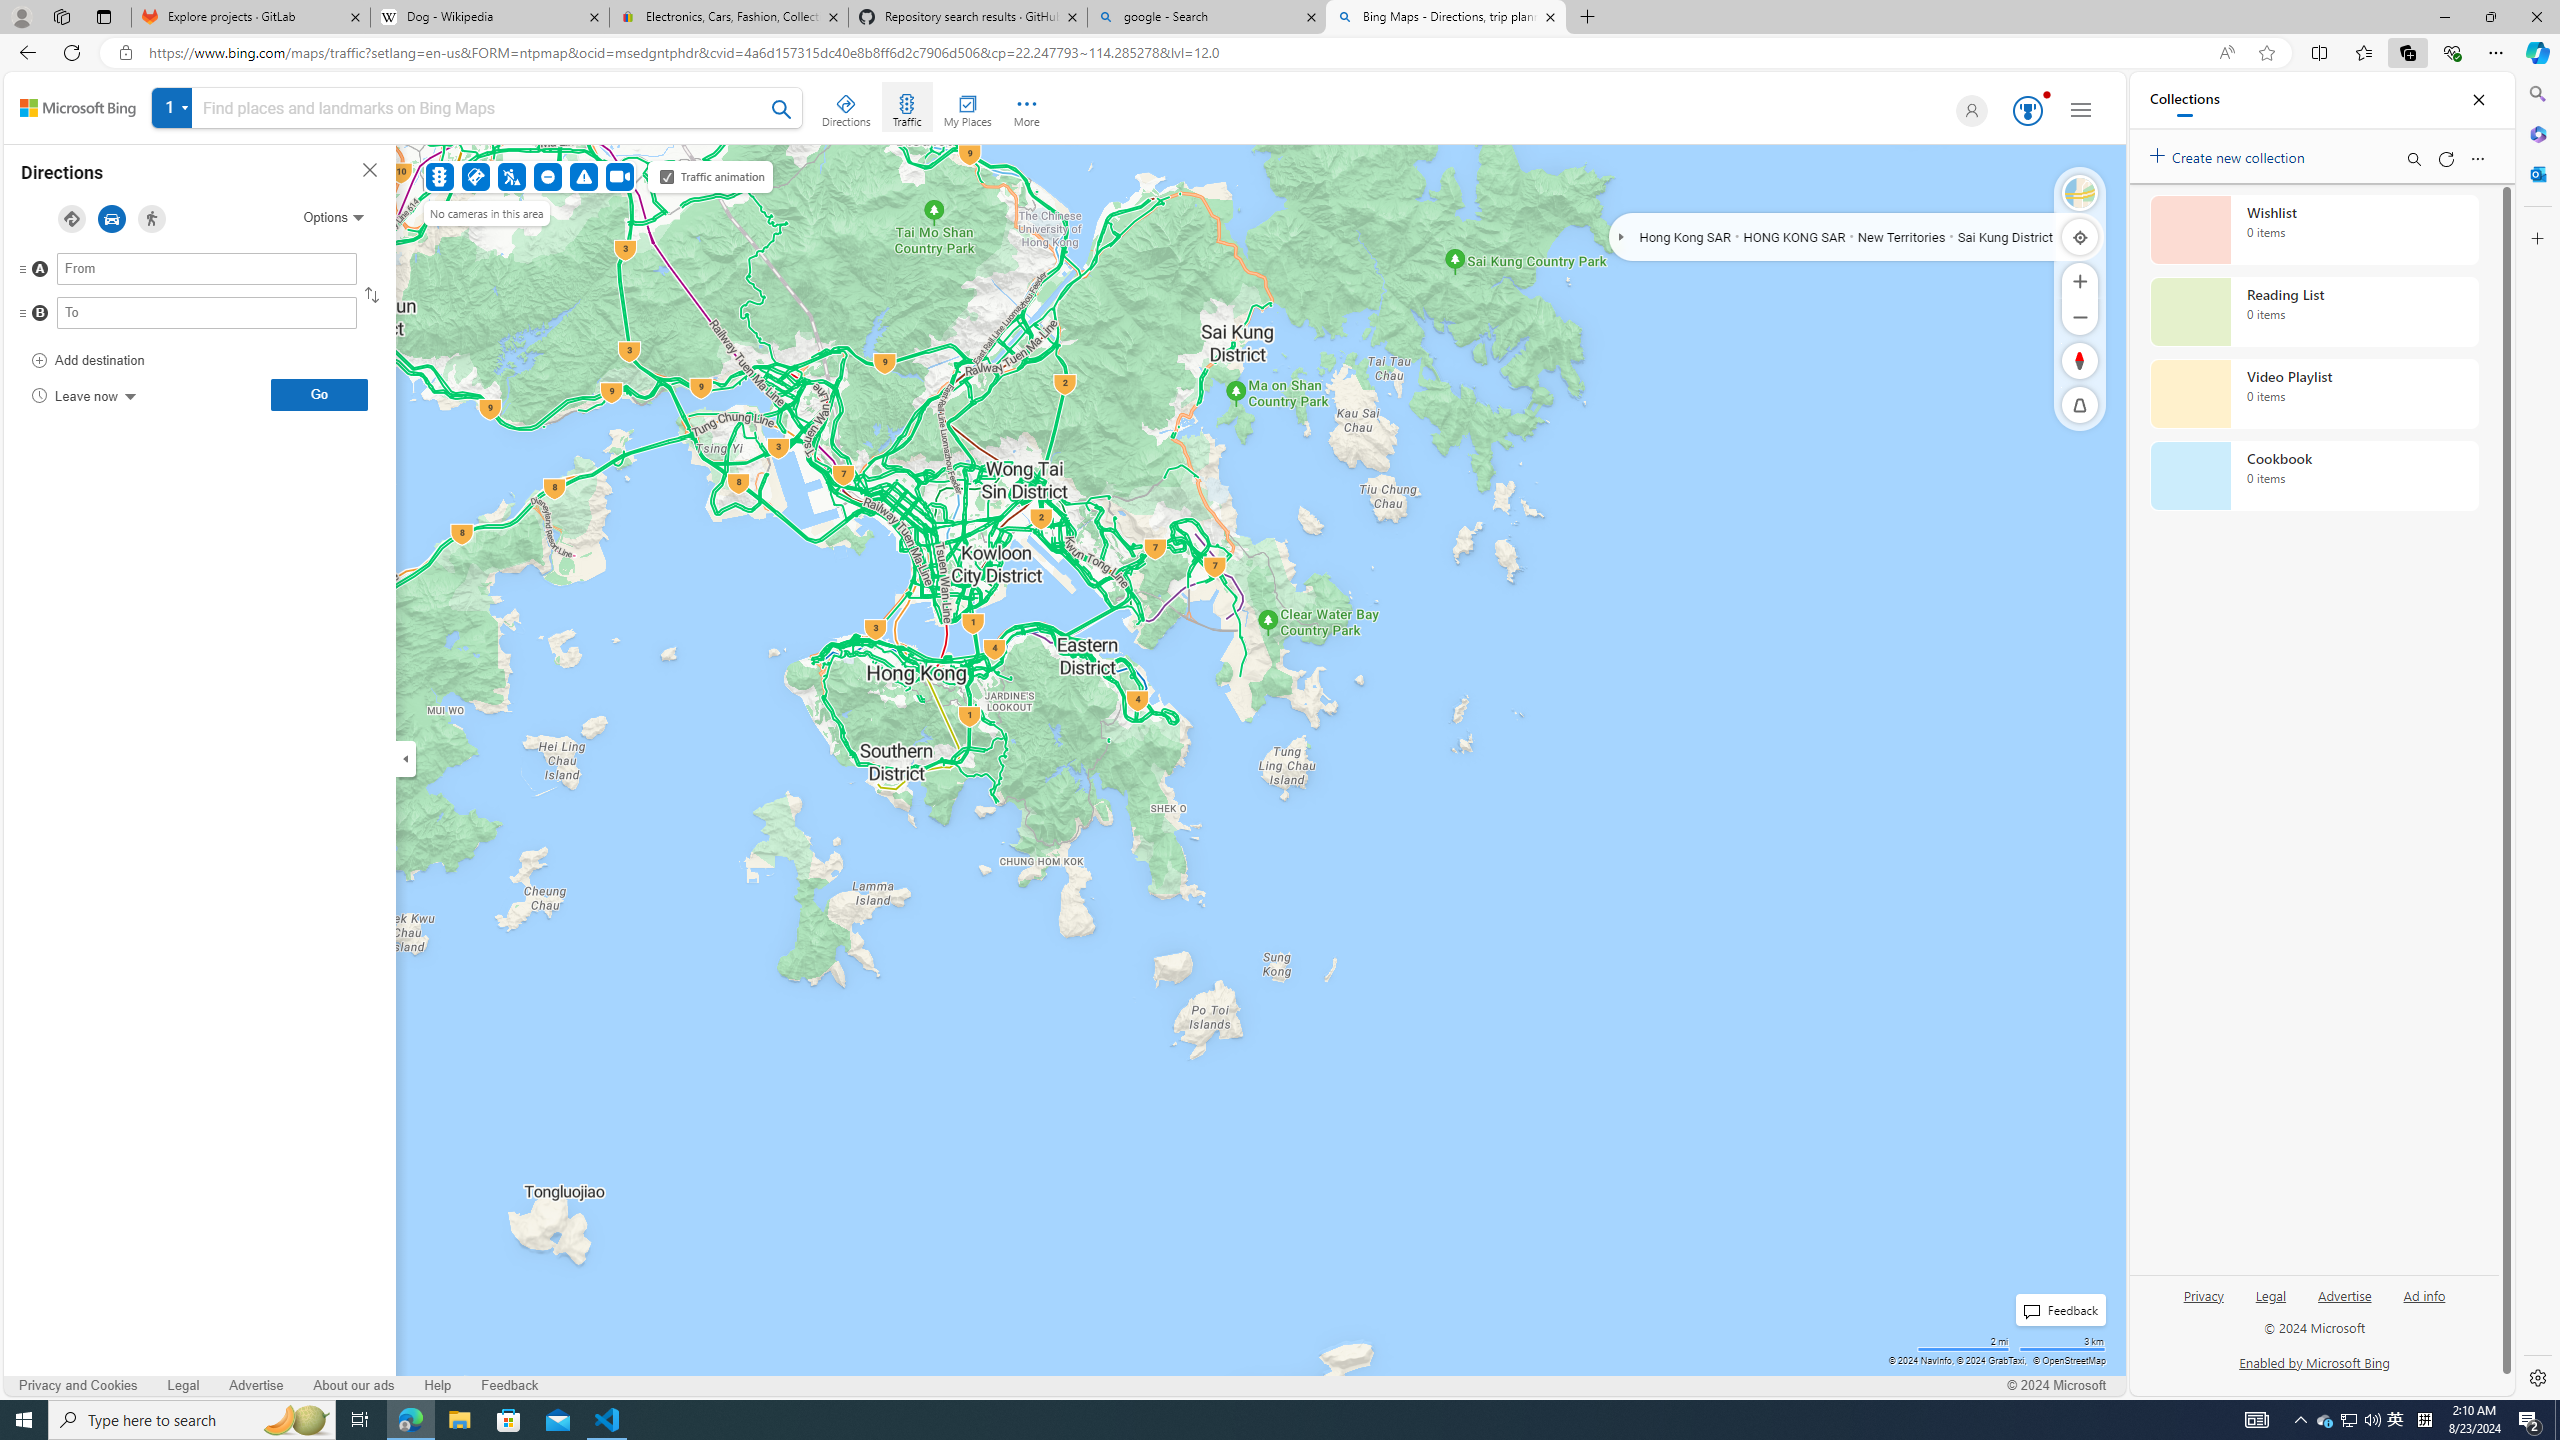 The image size is (2560, 1440). What do you see at coordinates (549, 176) in the screenshot?
I see `'Road Closures'` at bounding box center [549, 176].